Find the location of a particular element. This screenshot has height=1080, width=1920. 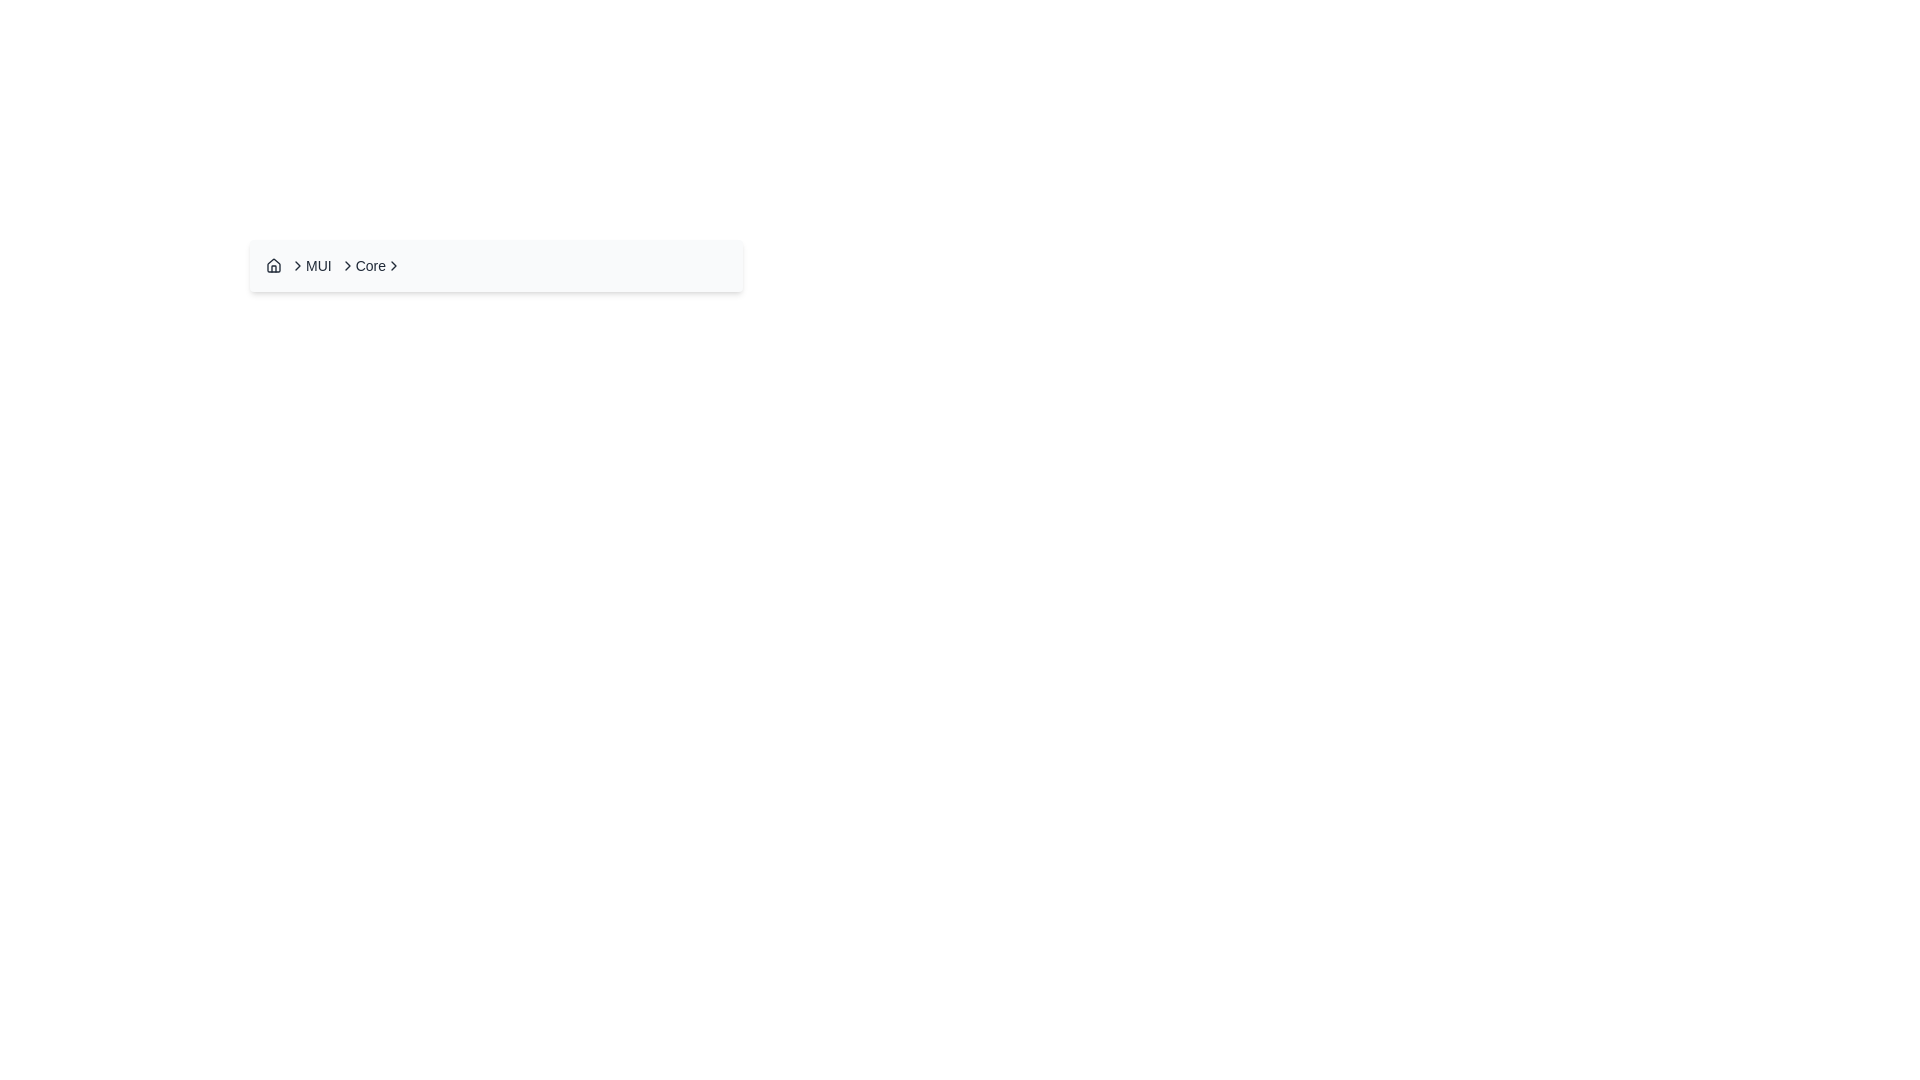

the chevron right icon located to the right of the text labeled 'Core' is located at coordinates (393, 265).